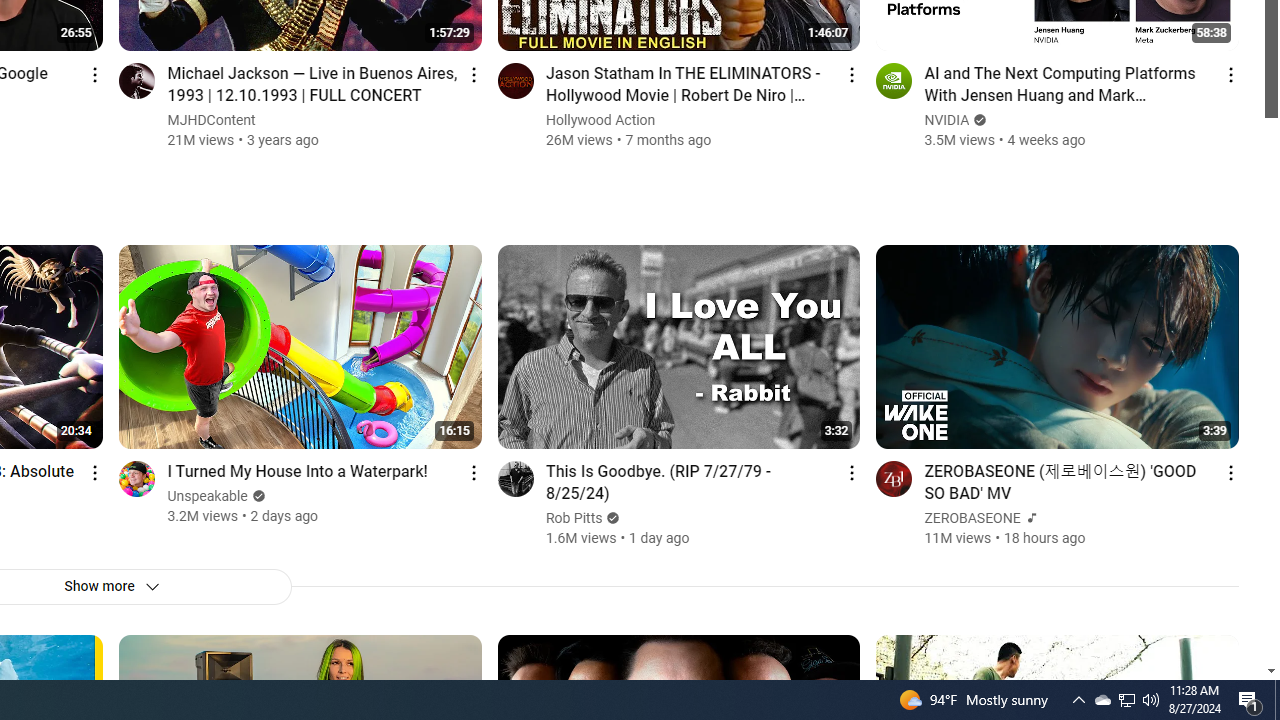 This screenshot has height=720, width=1280. What do you see at coordinates (212, 120) in the screenshot?
I see `'MJHDContent'` at bounding box center [212, 120].